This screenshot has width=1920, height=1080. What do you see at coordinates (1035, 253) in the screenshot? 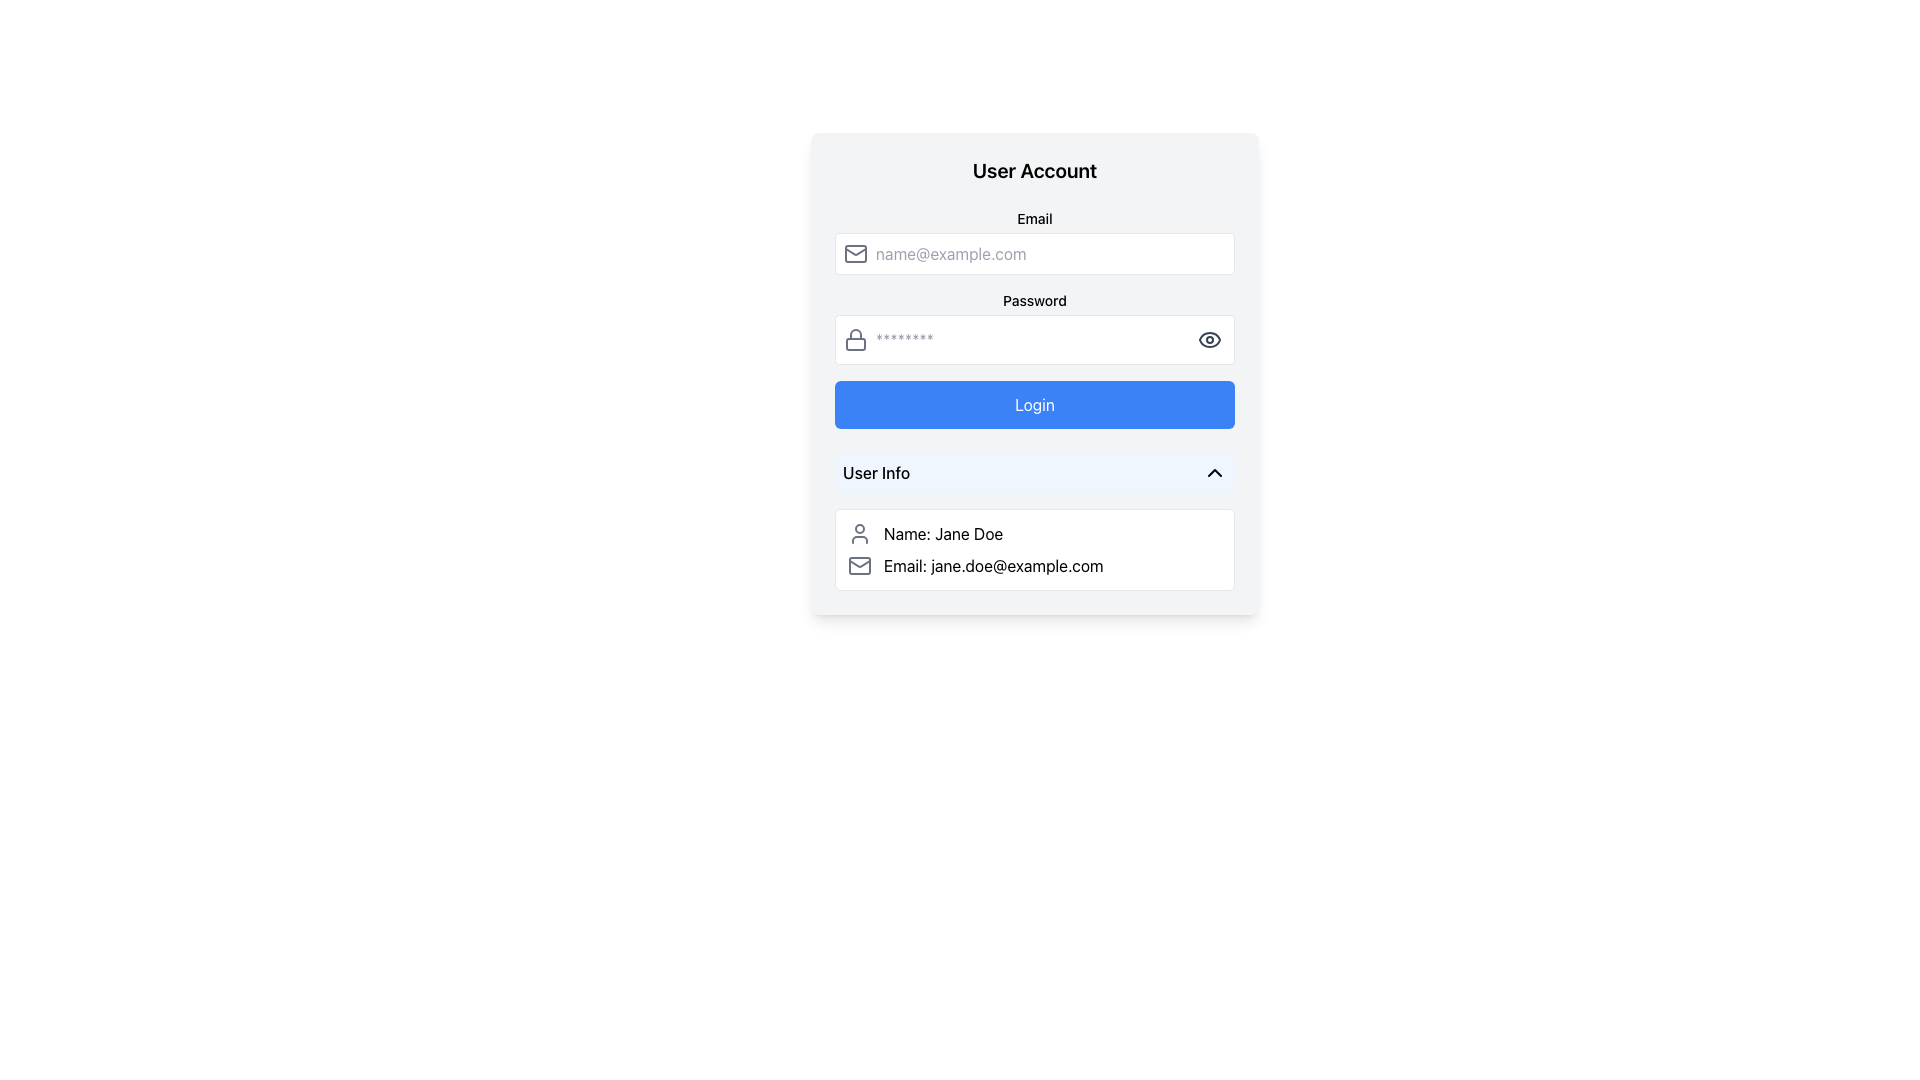
I see `the rectangular input field for email labeled 'User Account' to focus it` at bounding box center [1035, 253].